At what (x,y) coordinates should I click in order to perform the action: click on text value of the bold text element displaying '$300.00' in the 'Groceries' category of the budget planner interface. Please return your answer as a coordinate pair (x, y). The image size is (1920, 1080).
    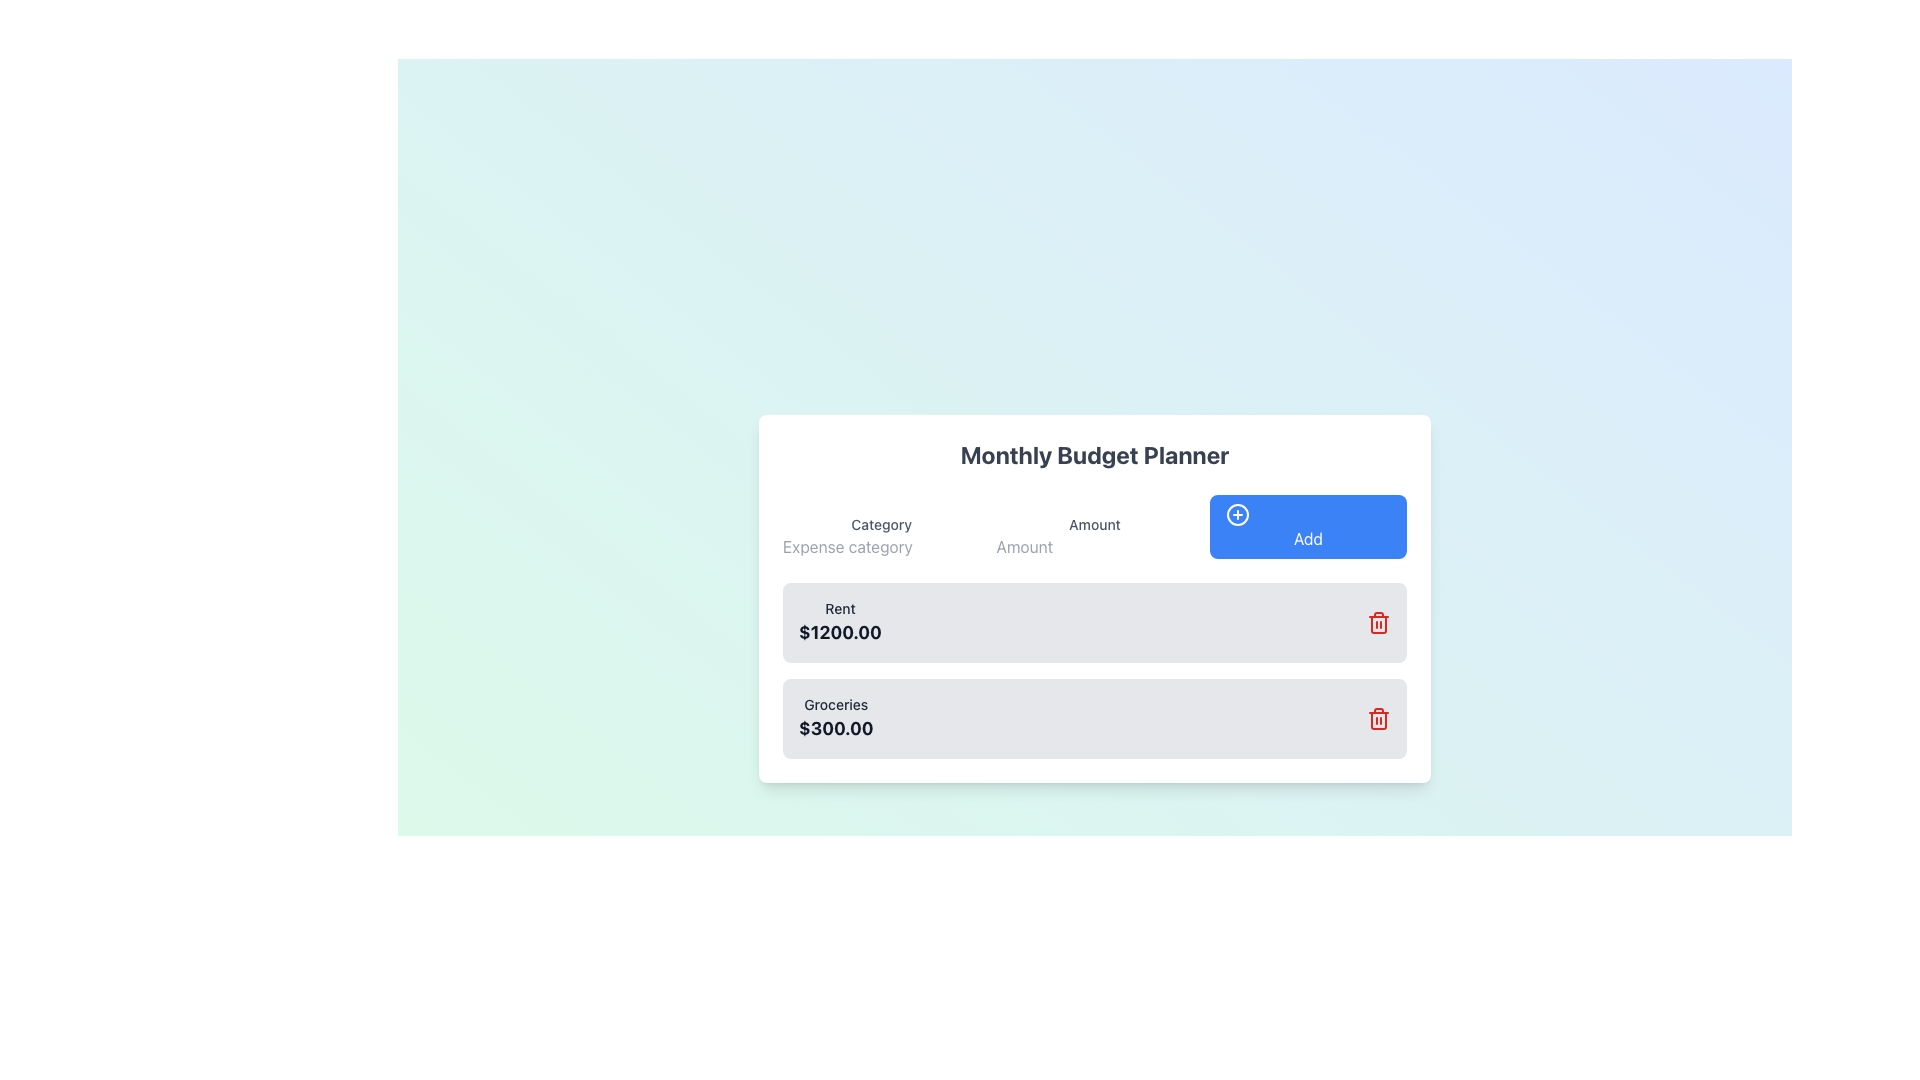
    Looking at the image, I should click on (836, 729).